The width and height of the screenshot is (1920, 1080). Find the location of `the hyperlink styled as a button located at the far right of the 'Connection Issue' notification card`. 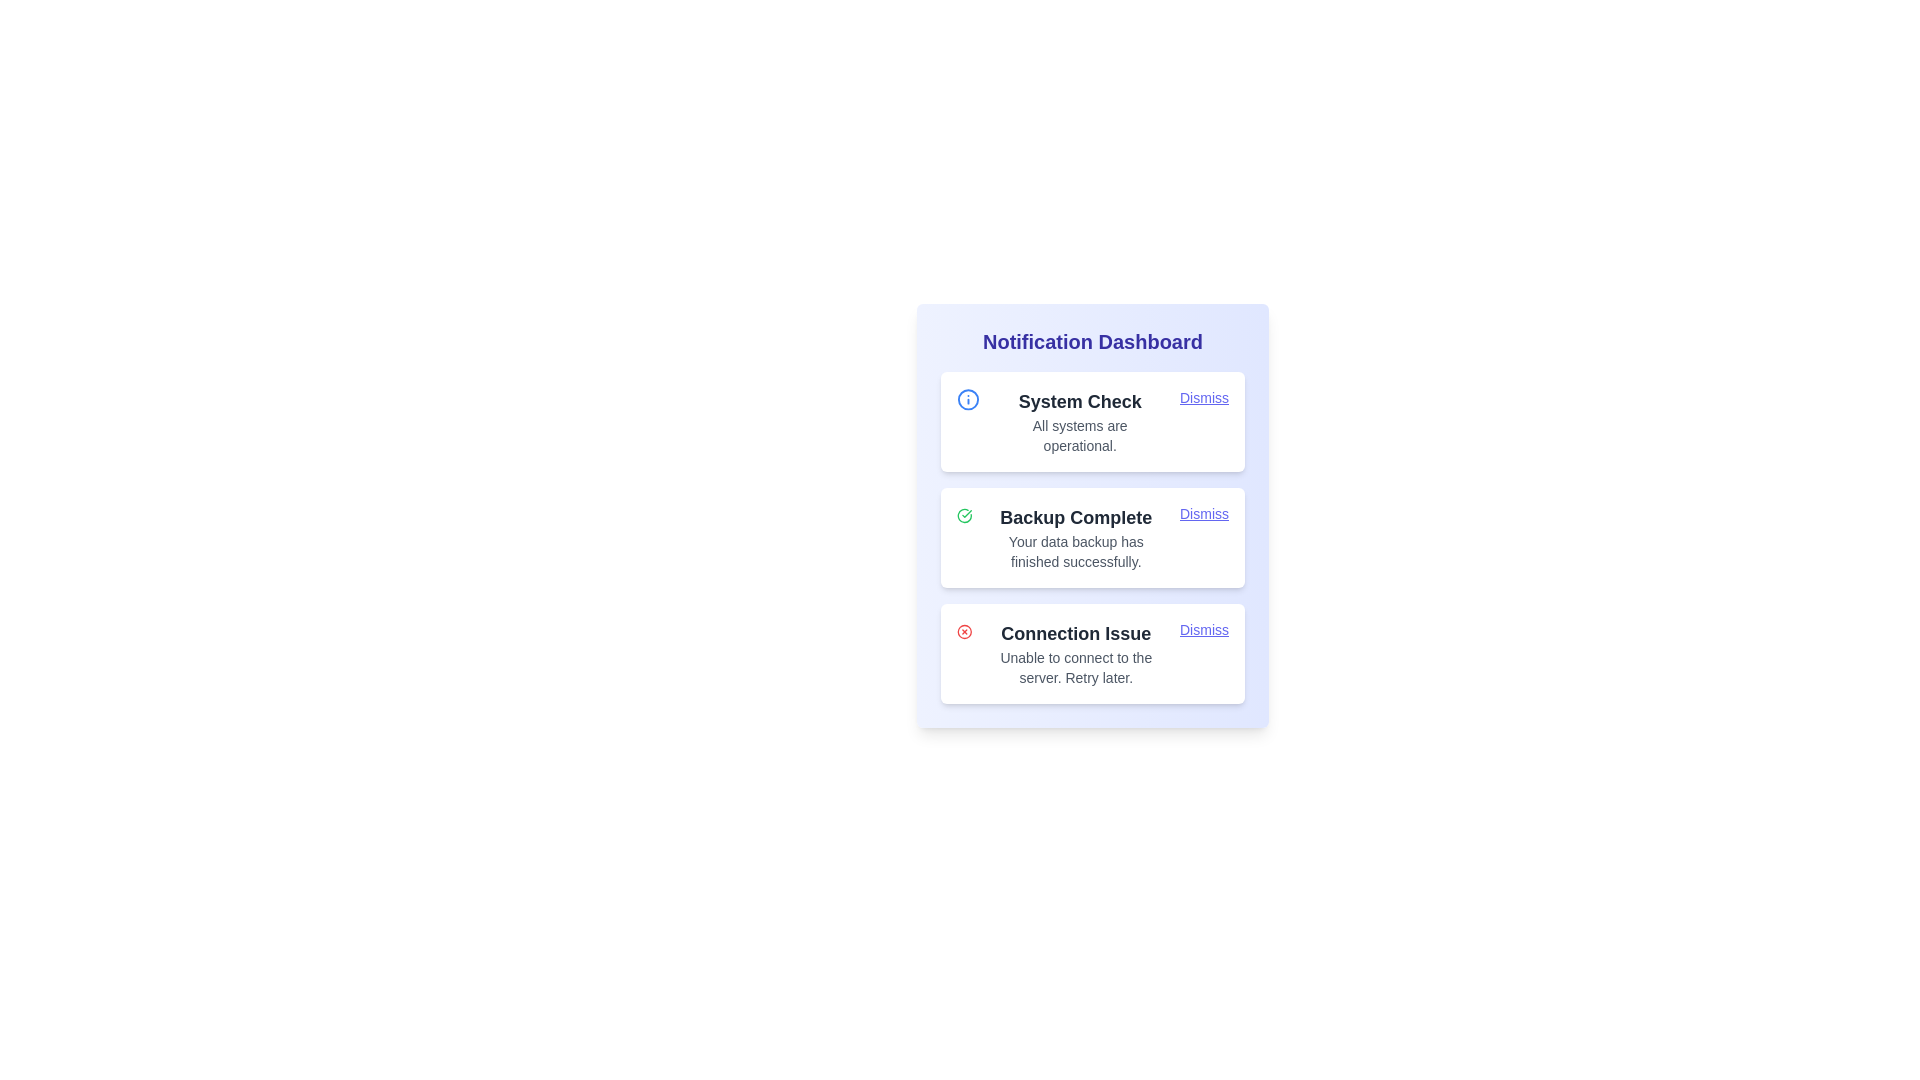

the hyperlink styled as a button located at the far right of the 'Connection Issue' notification card is located at coordinates (1203, 628).